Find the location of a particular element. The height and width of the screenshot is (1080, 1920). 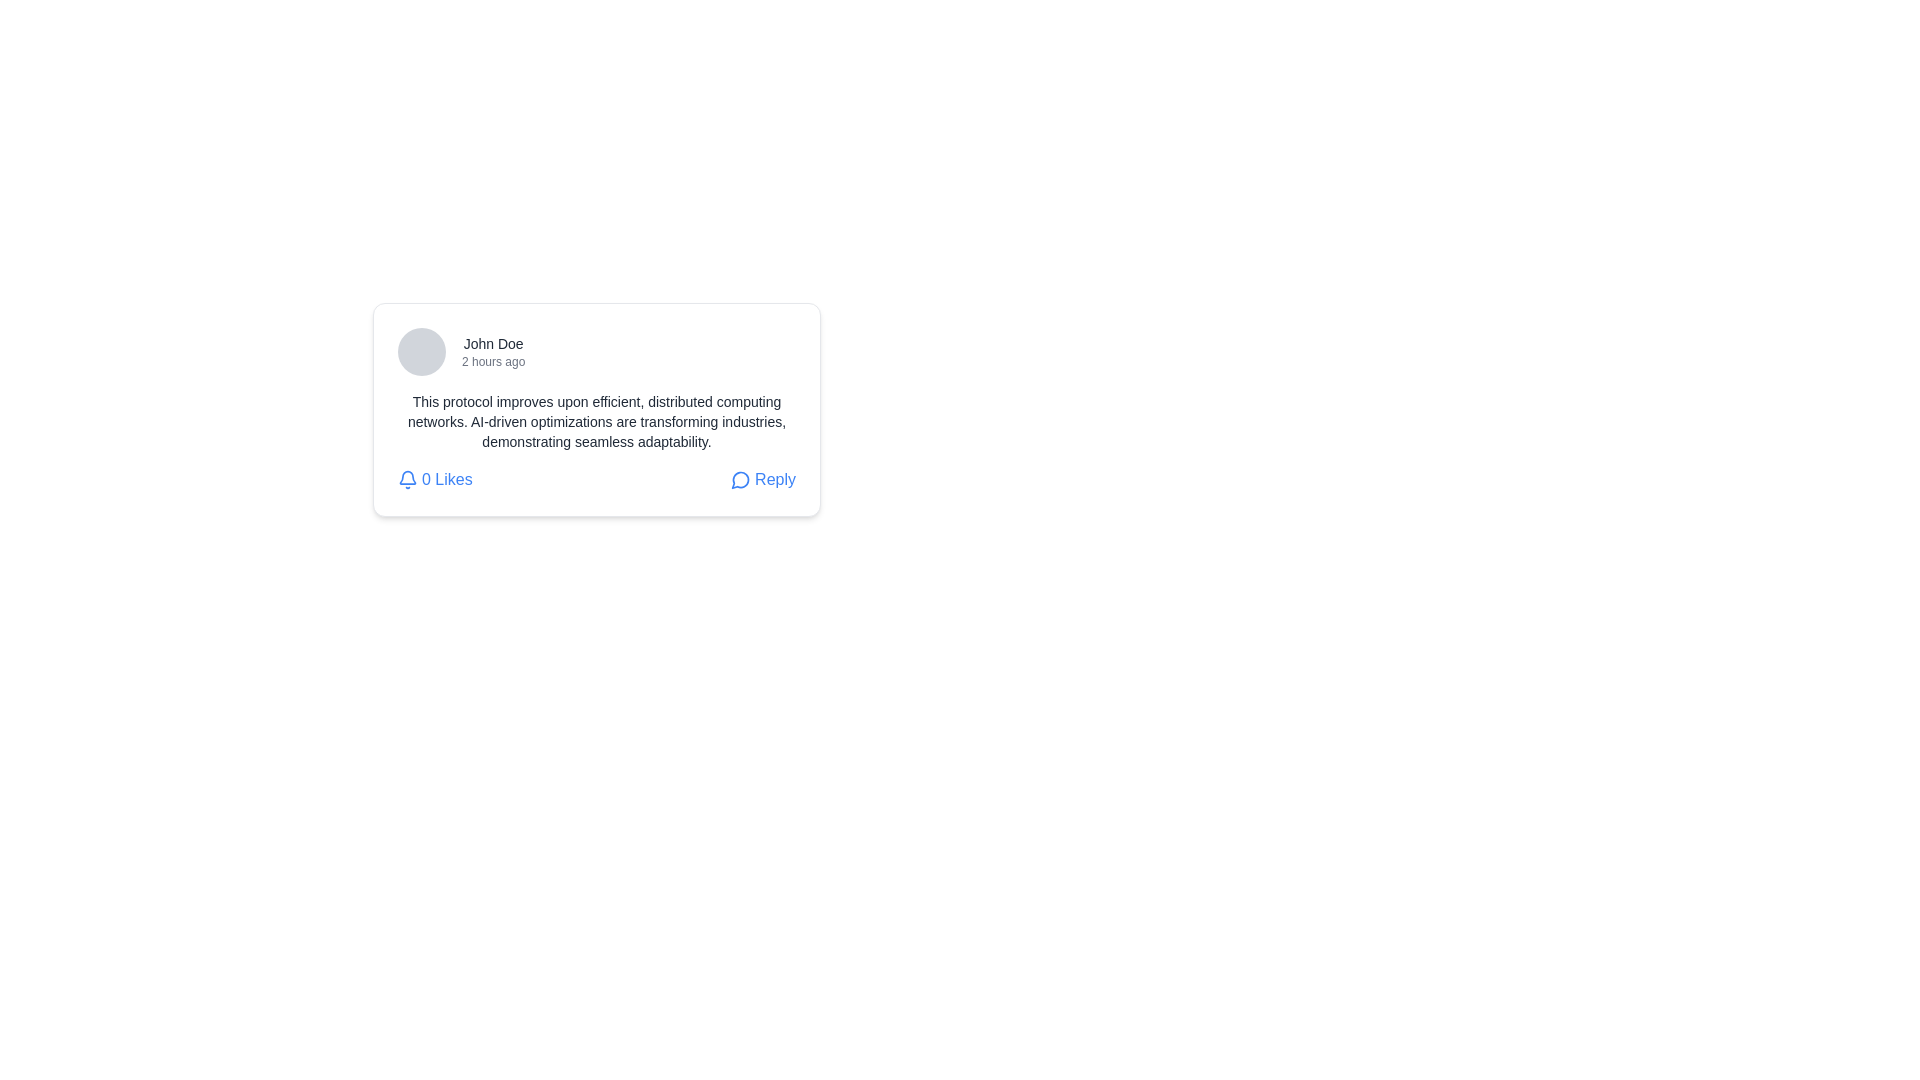

the static text label that displays the number of likes associated with the comment, located at the bottom-left of the comment-like card component, to the right of the notification bell icon is located at coordinates (446, 479).